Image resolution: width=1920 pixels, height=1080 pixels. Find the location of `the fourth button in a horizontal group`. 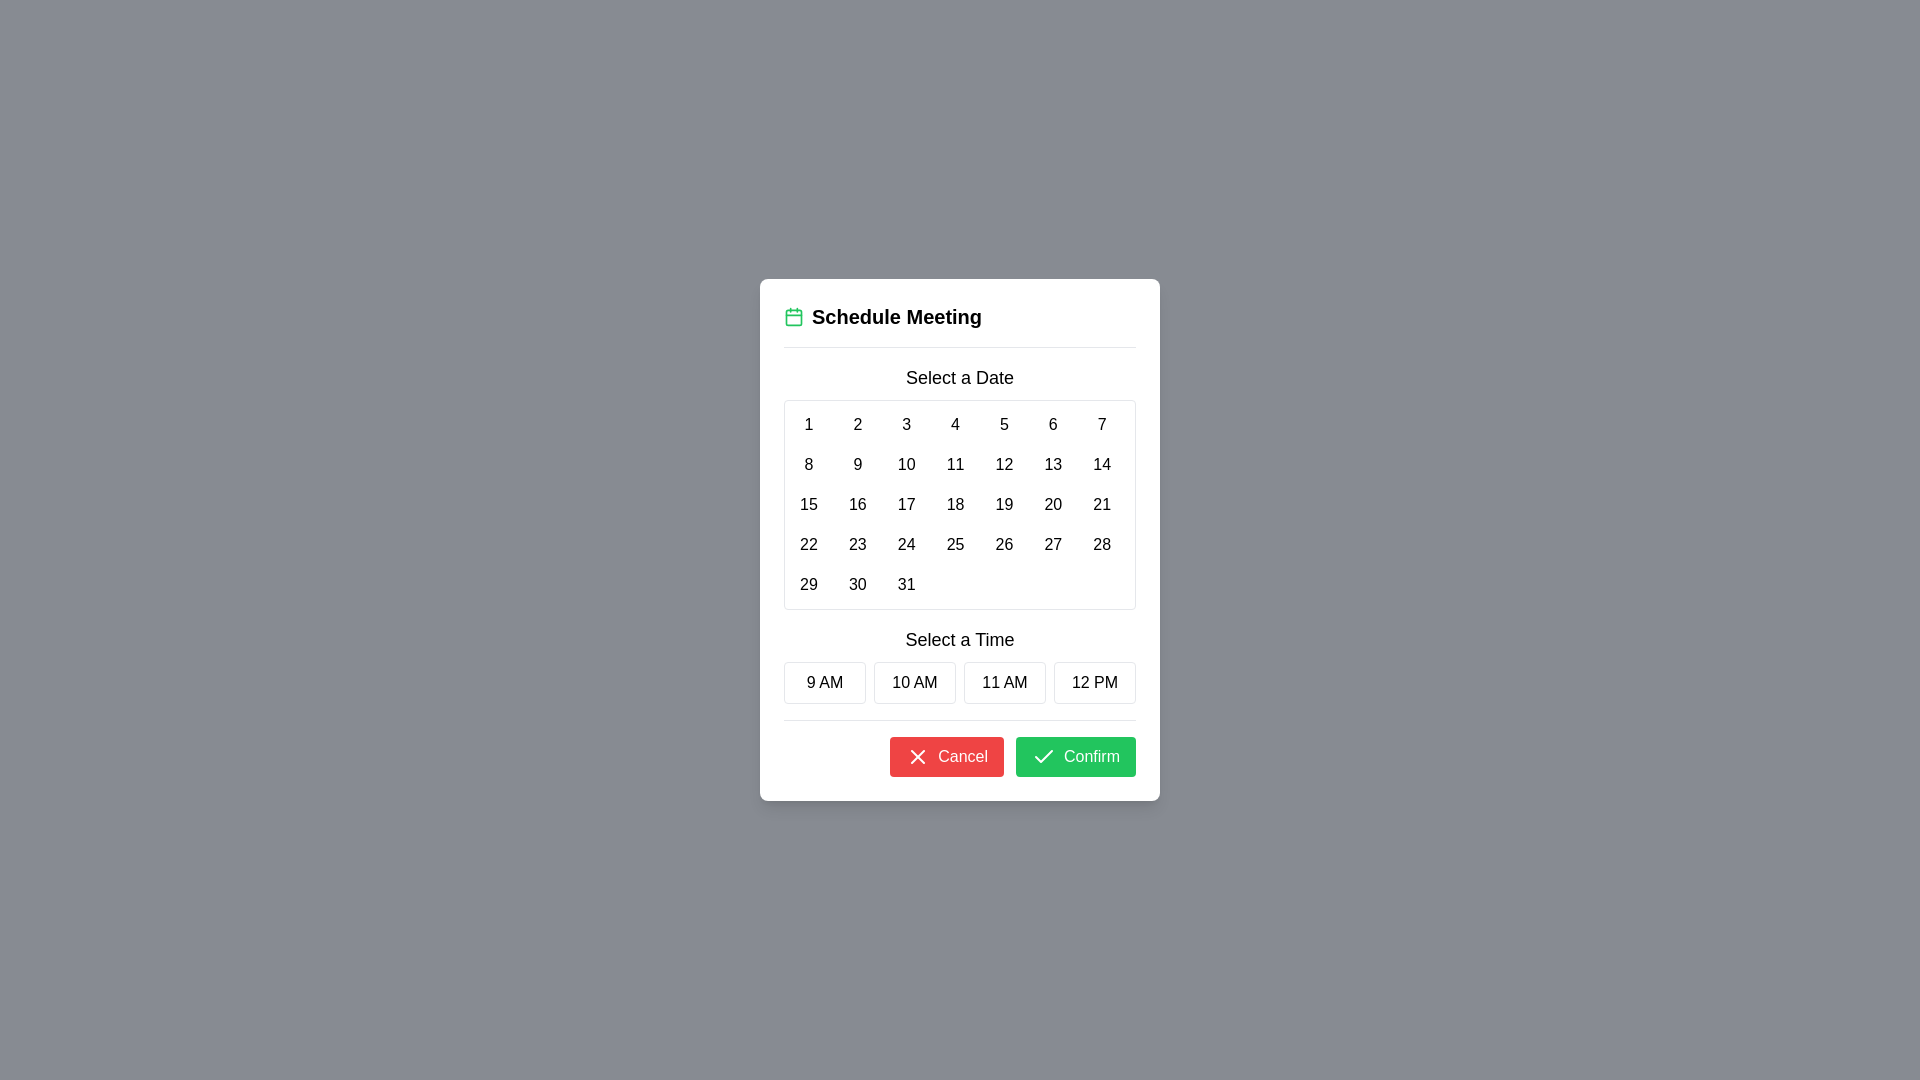

the fourth button in a horizontal group is located at coordinates (1093, 681).